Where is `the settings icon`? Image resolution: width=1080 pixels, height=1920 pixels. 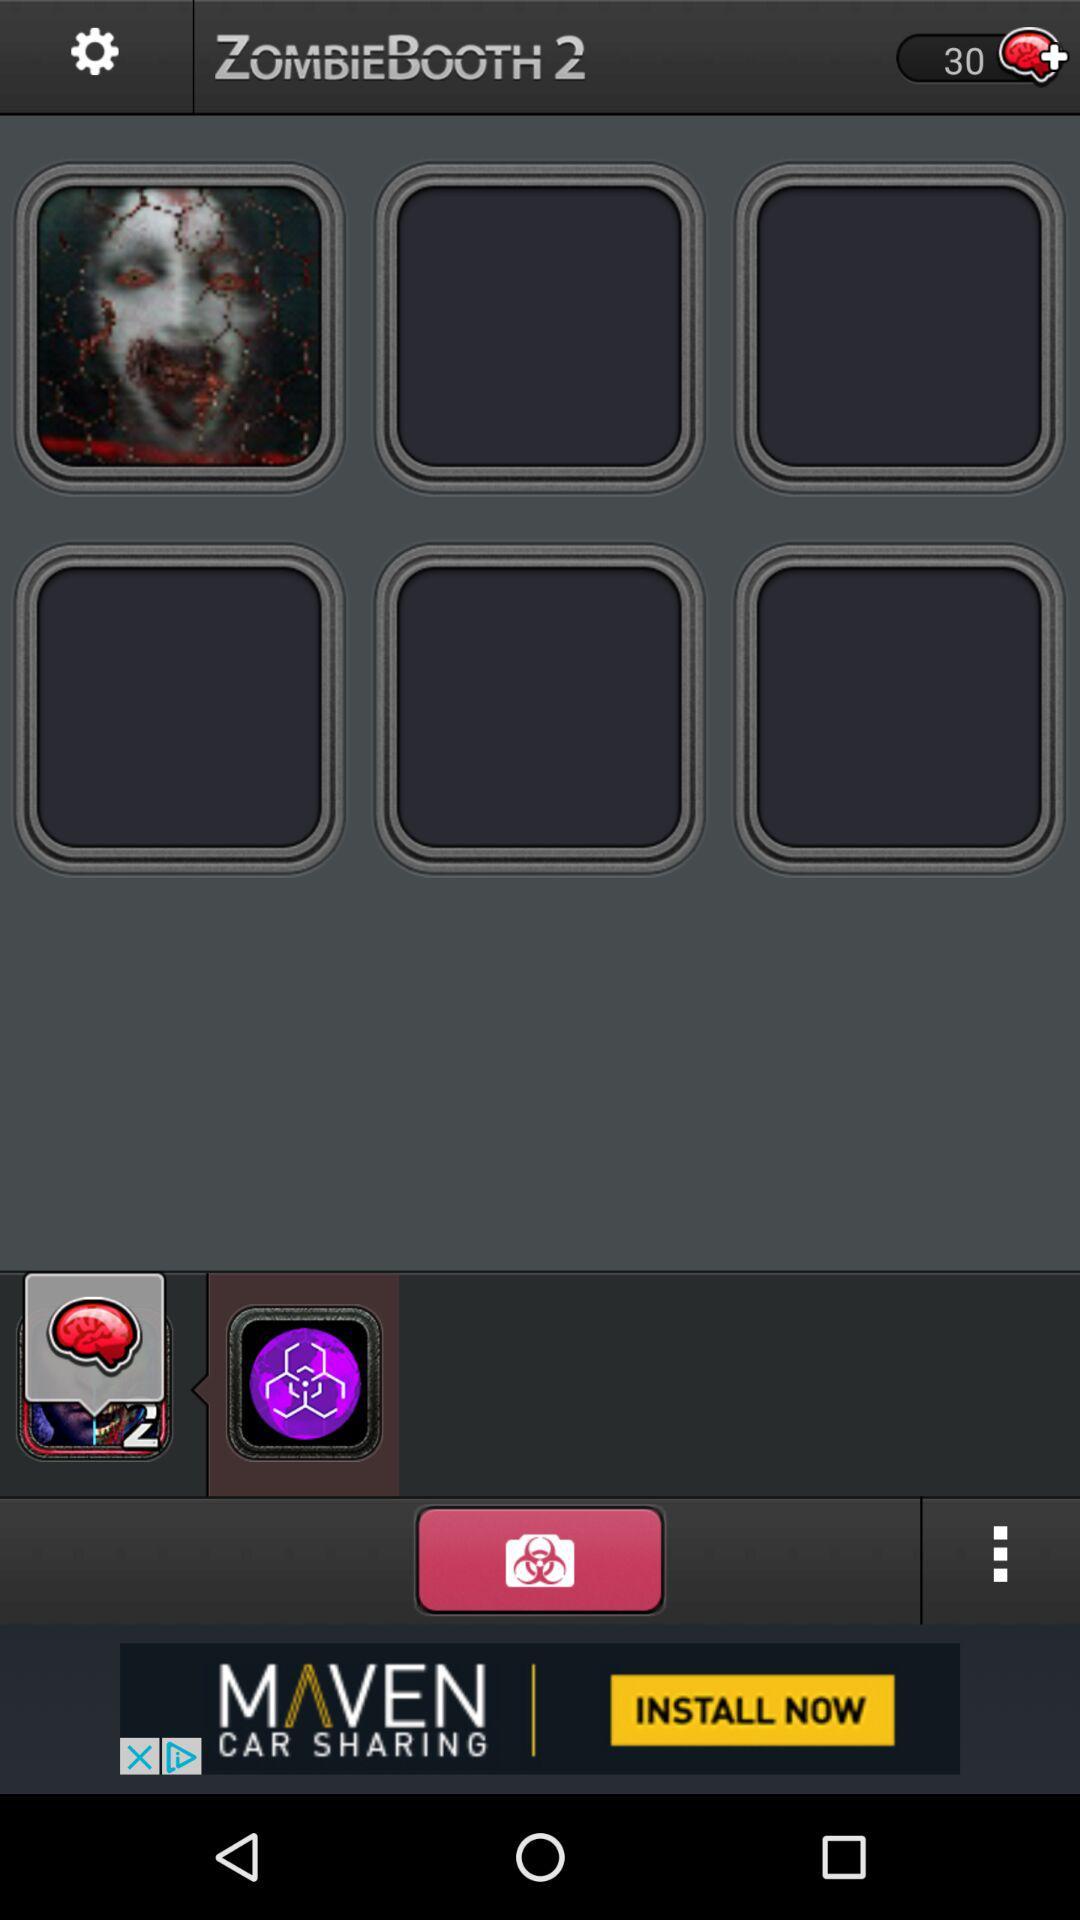 the settings icon is located at coordinates (96, 61).